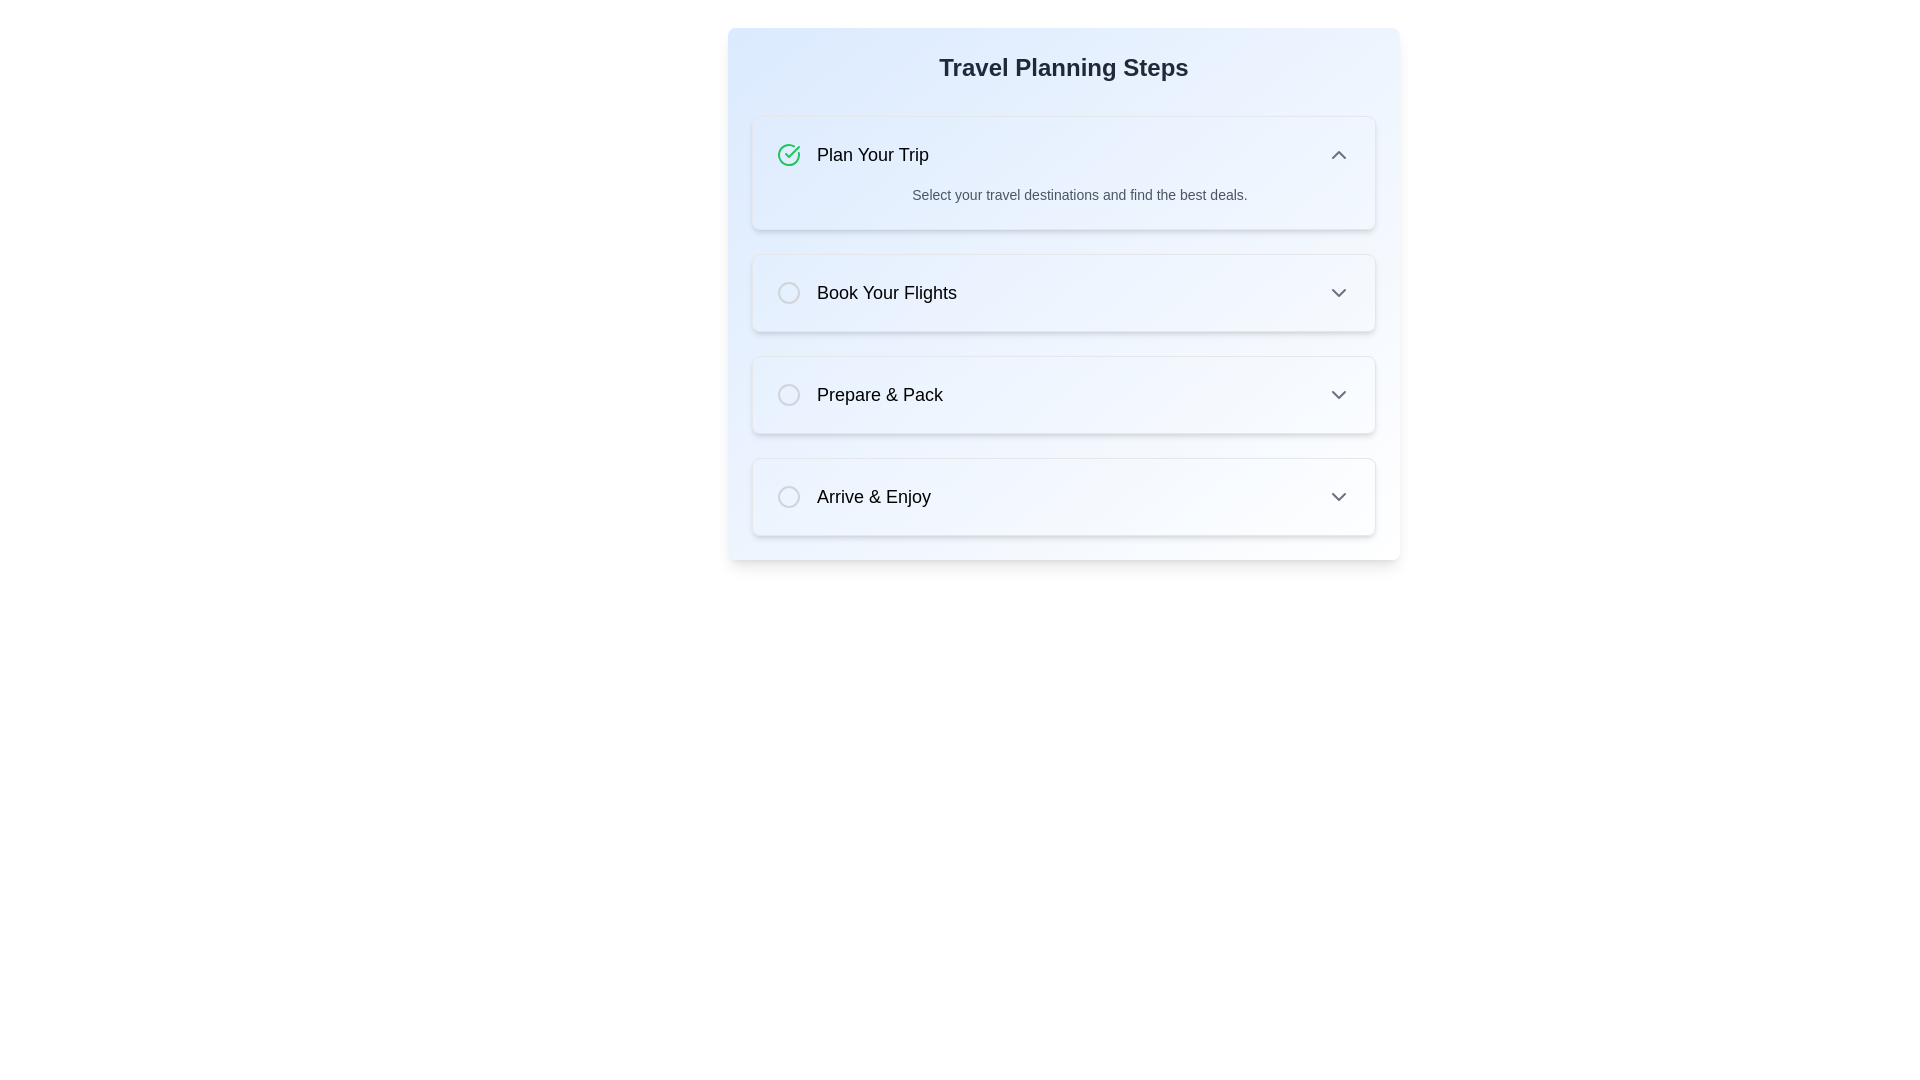  What do you see at coordinates (787, 394) in the screenshot?
I see `the circular SVG icon component located in the 'Prepare & Pack' section, below the 'Book Your Flights' section` at bounding box center [787, 394].